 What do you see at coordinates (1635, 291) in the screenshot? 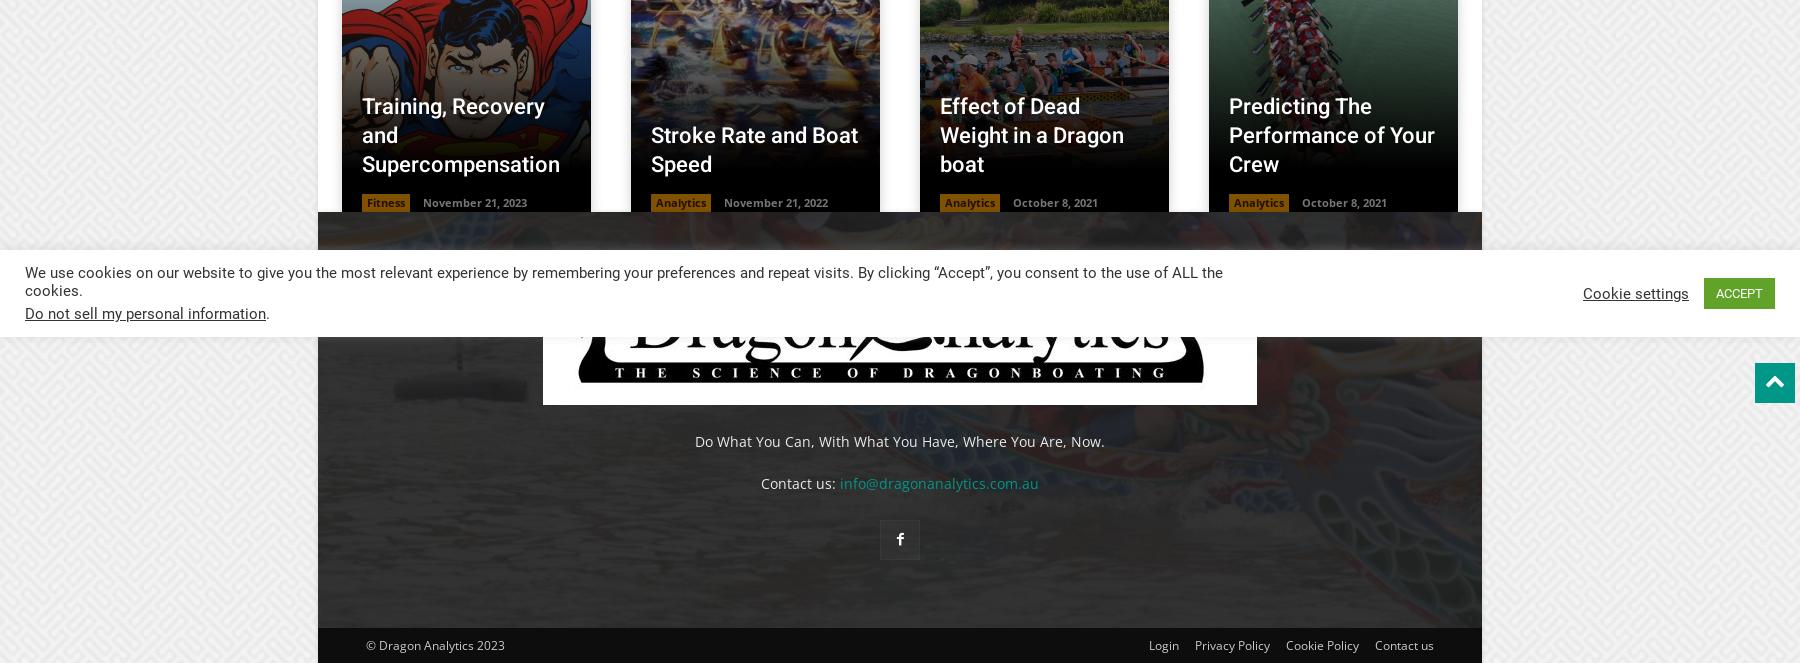
I see `'Cookie settings'` at bounding box center [1635, 291].